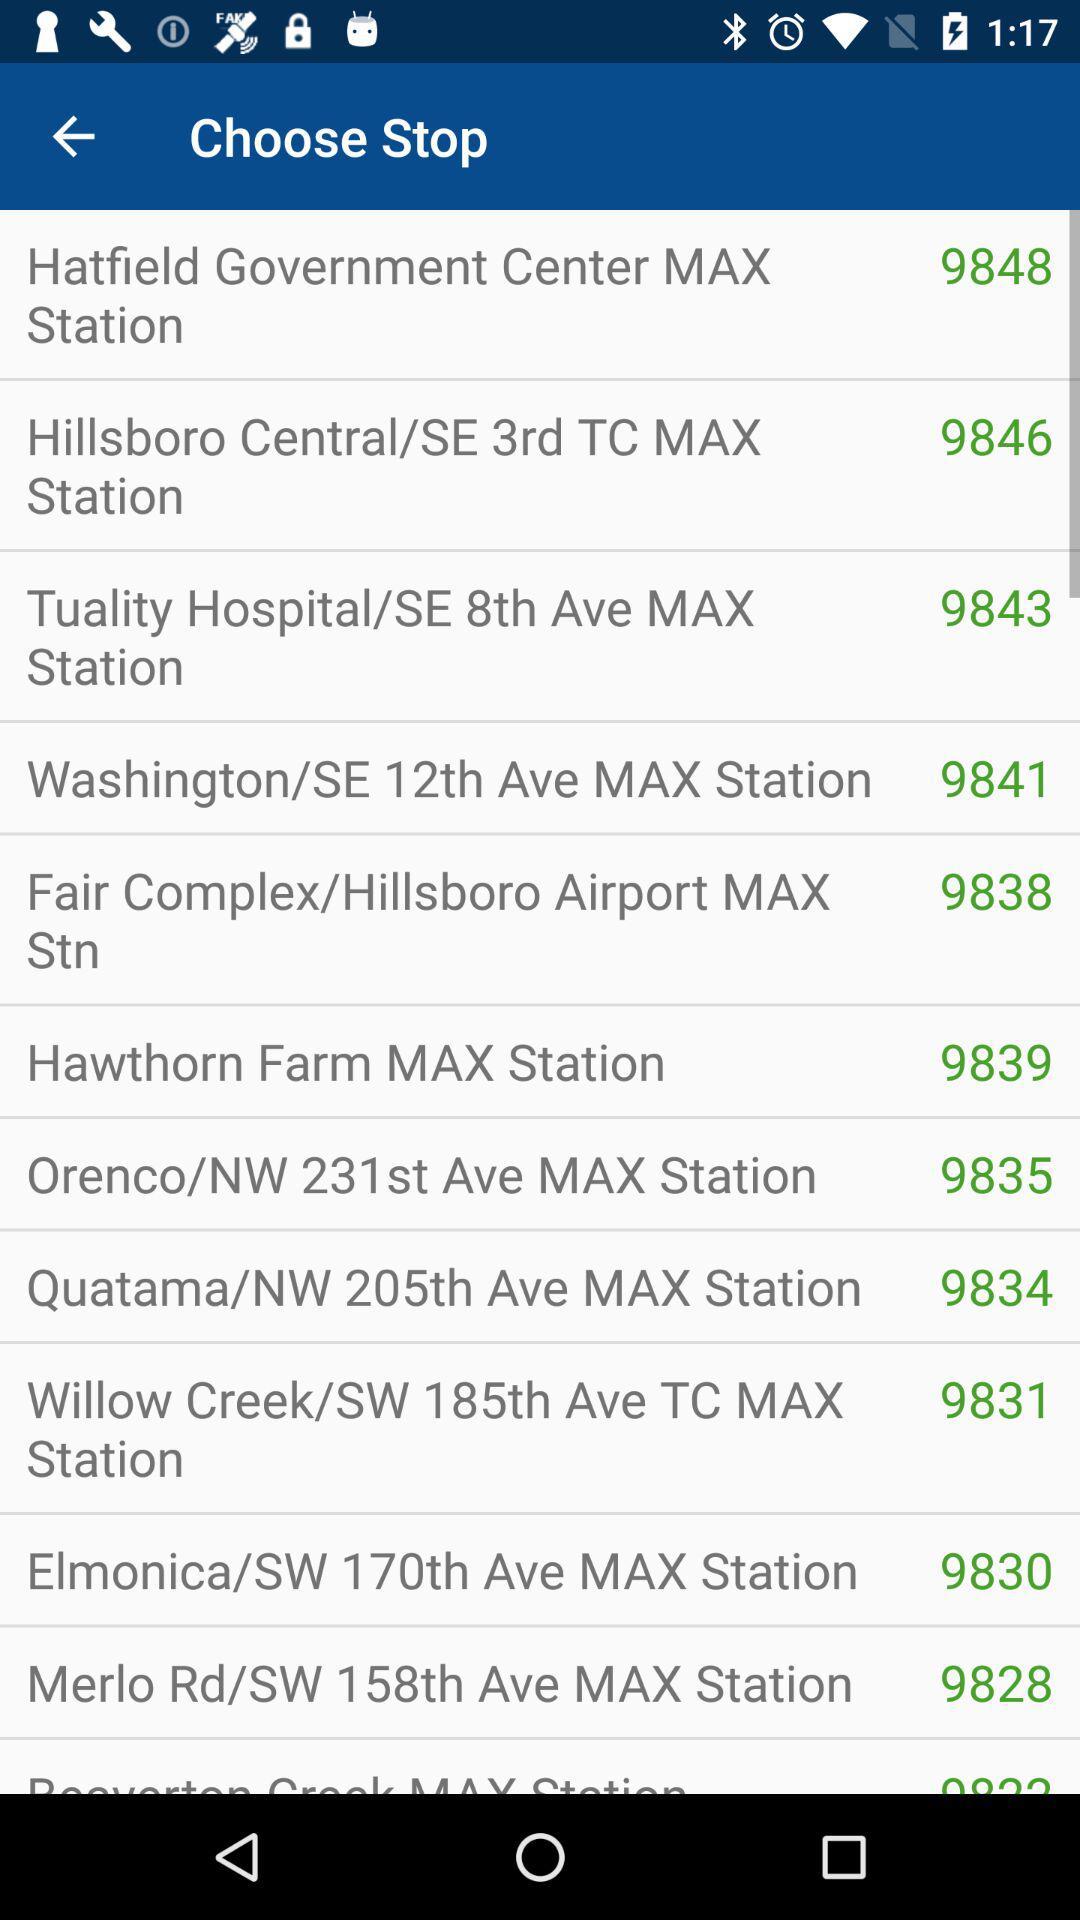 The image size is (1080, 1920). I want to click on the item to the right of hatfield government center item, so click(996, 263).